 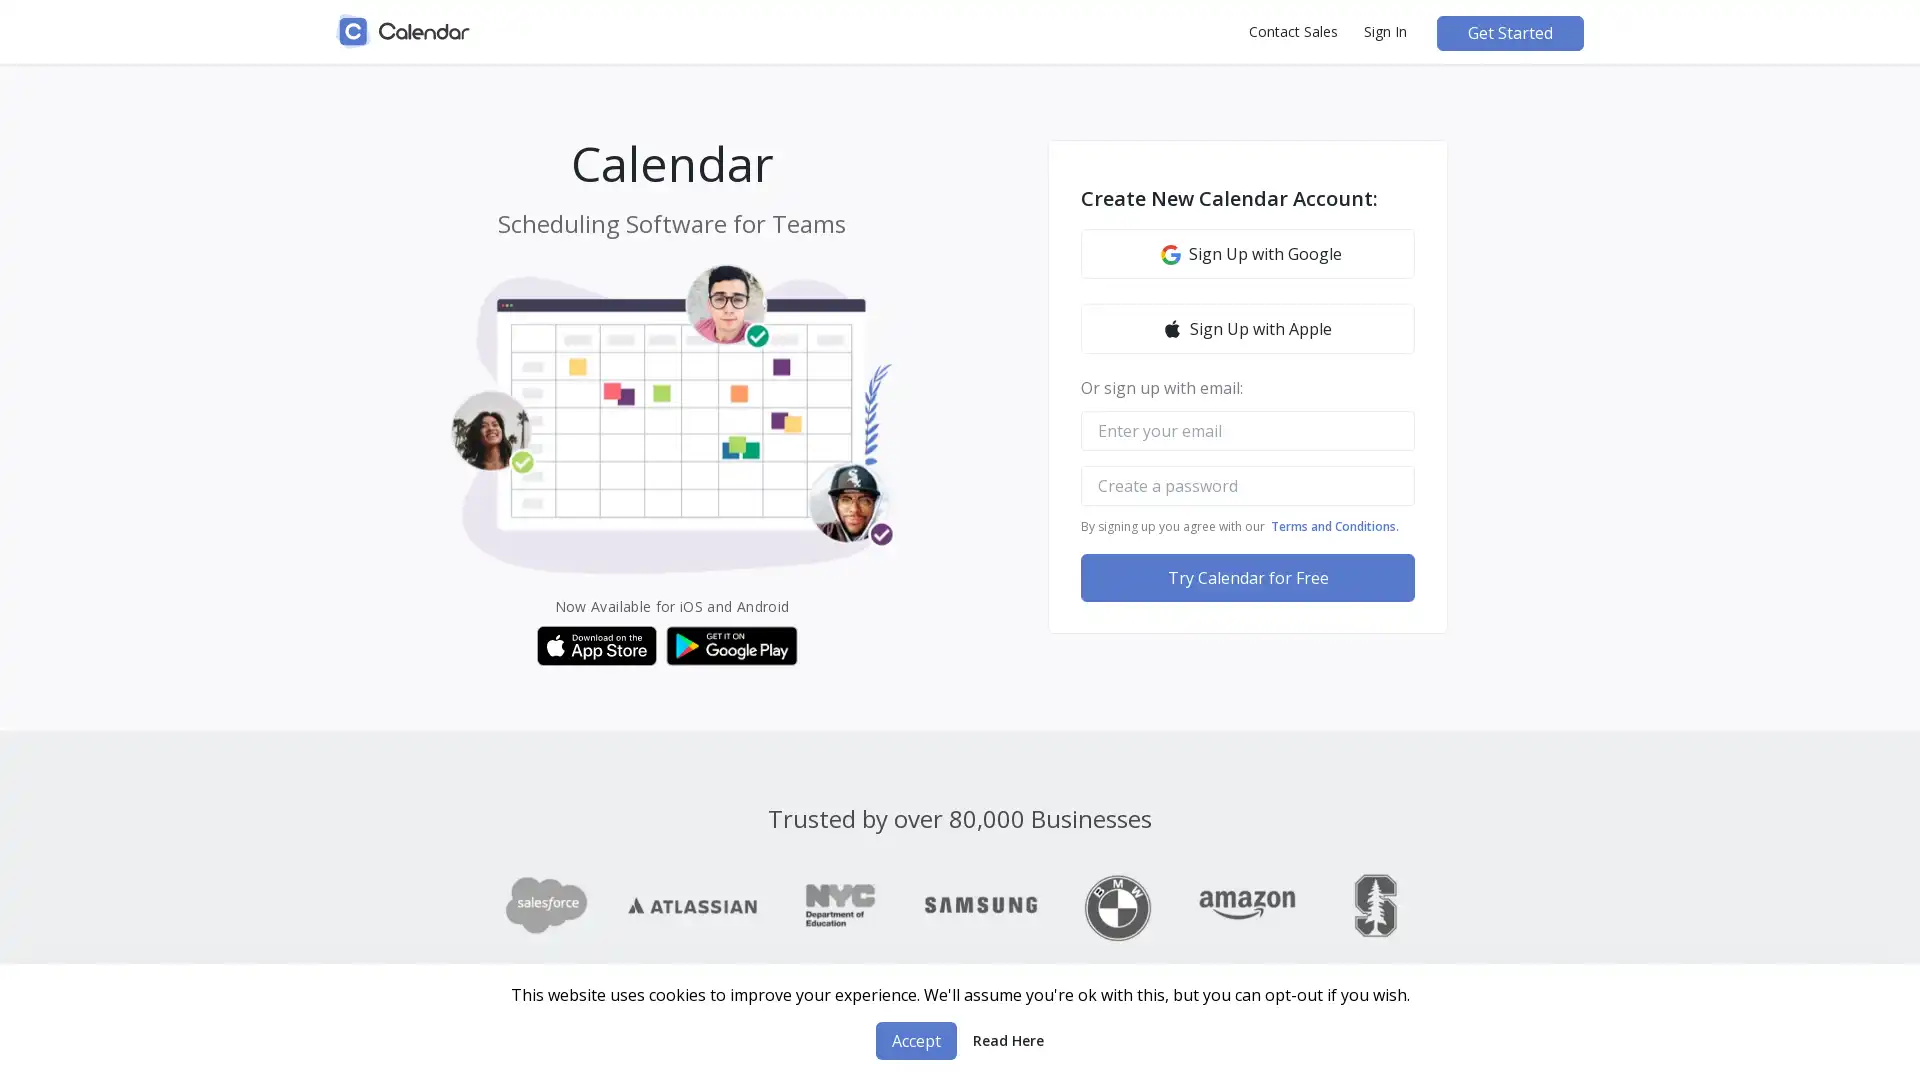 I want to click on CLOSE, so click(x=817, y=596).